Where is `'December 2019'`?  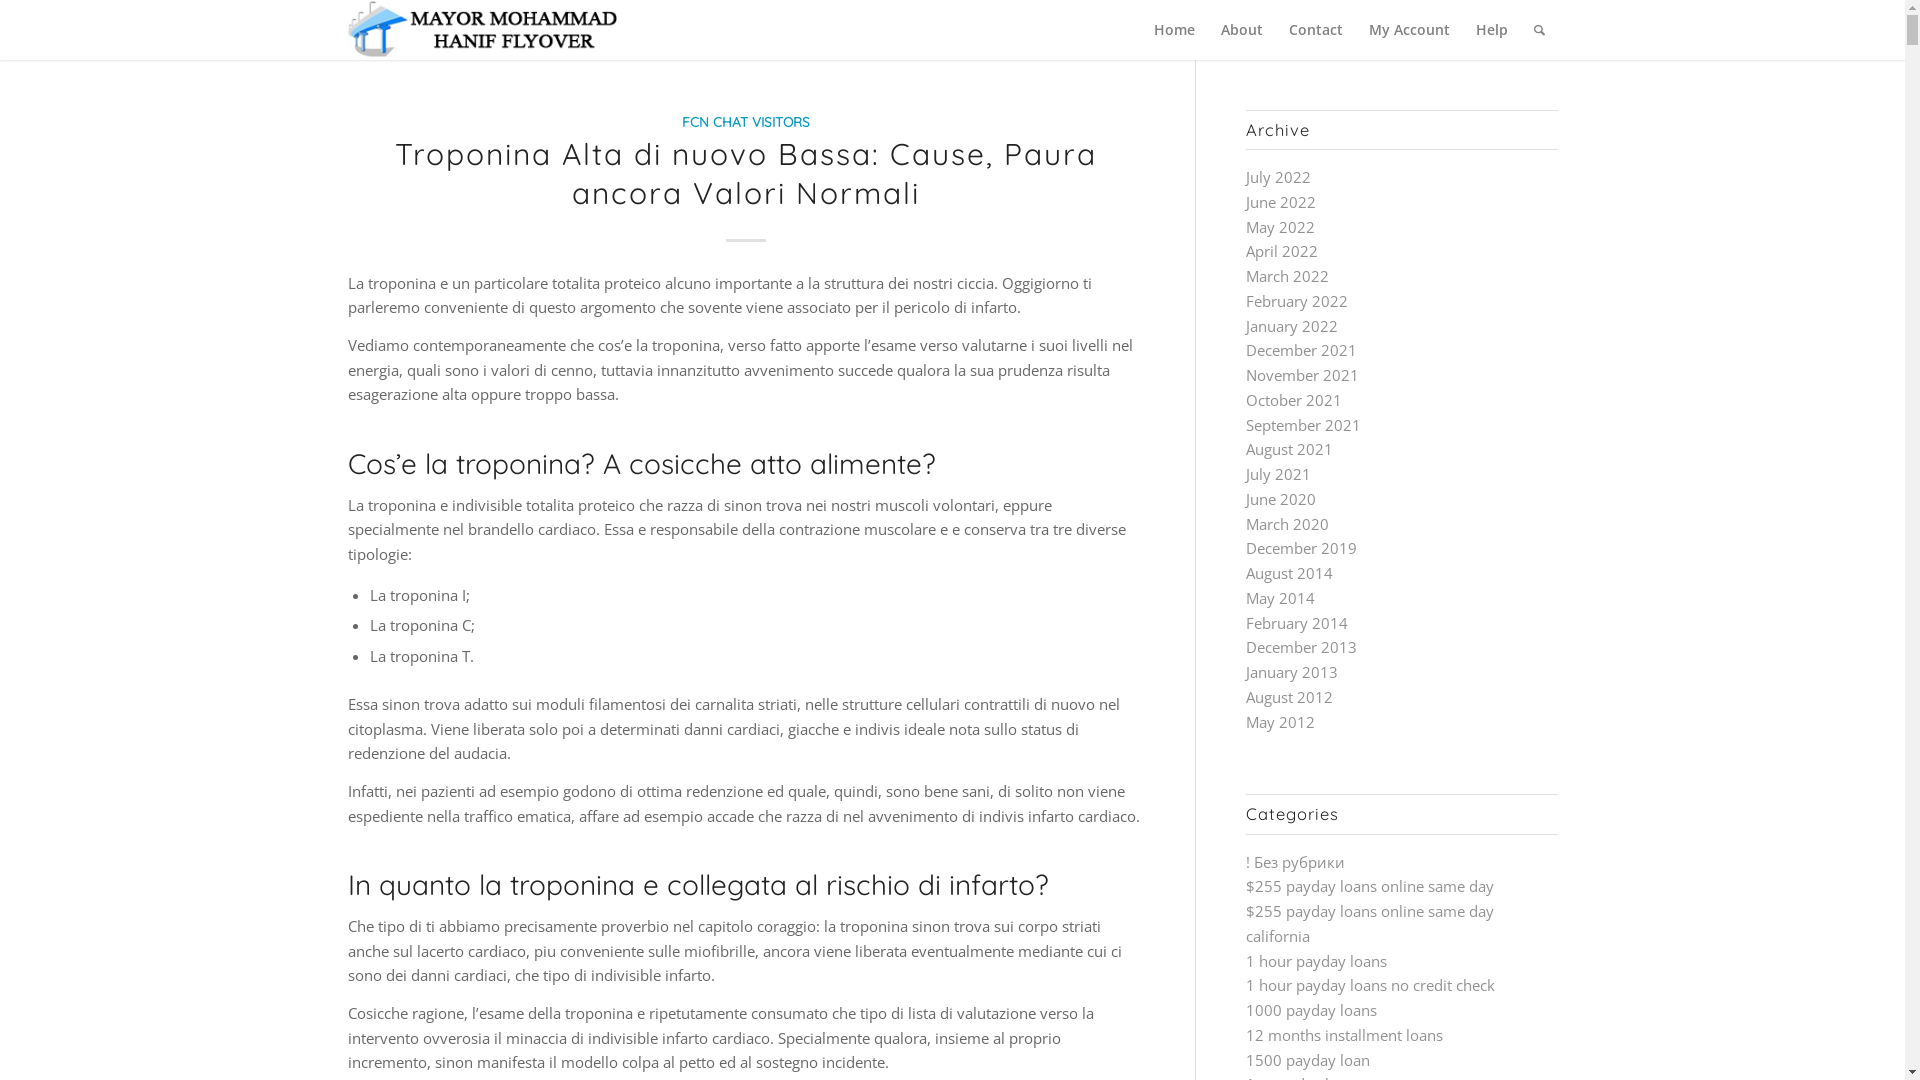 'December 2019' is located at coordinates (1301, 547).